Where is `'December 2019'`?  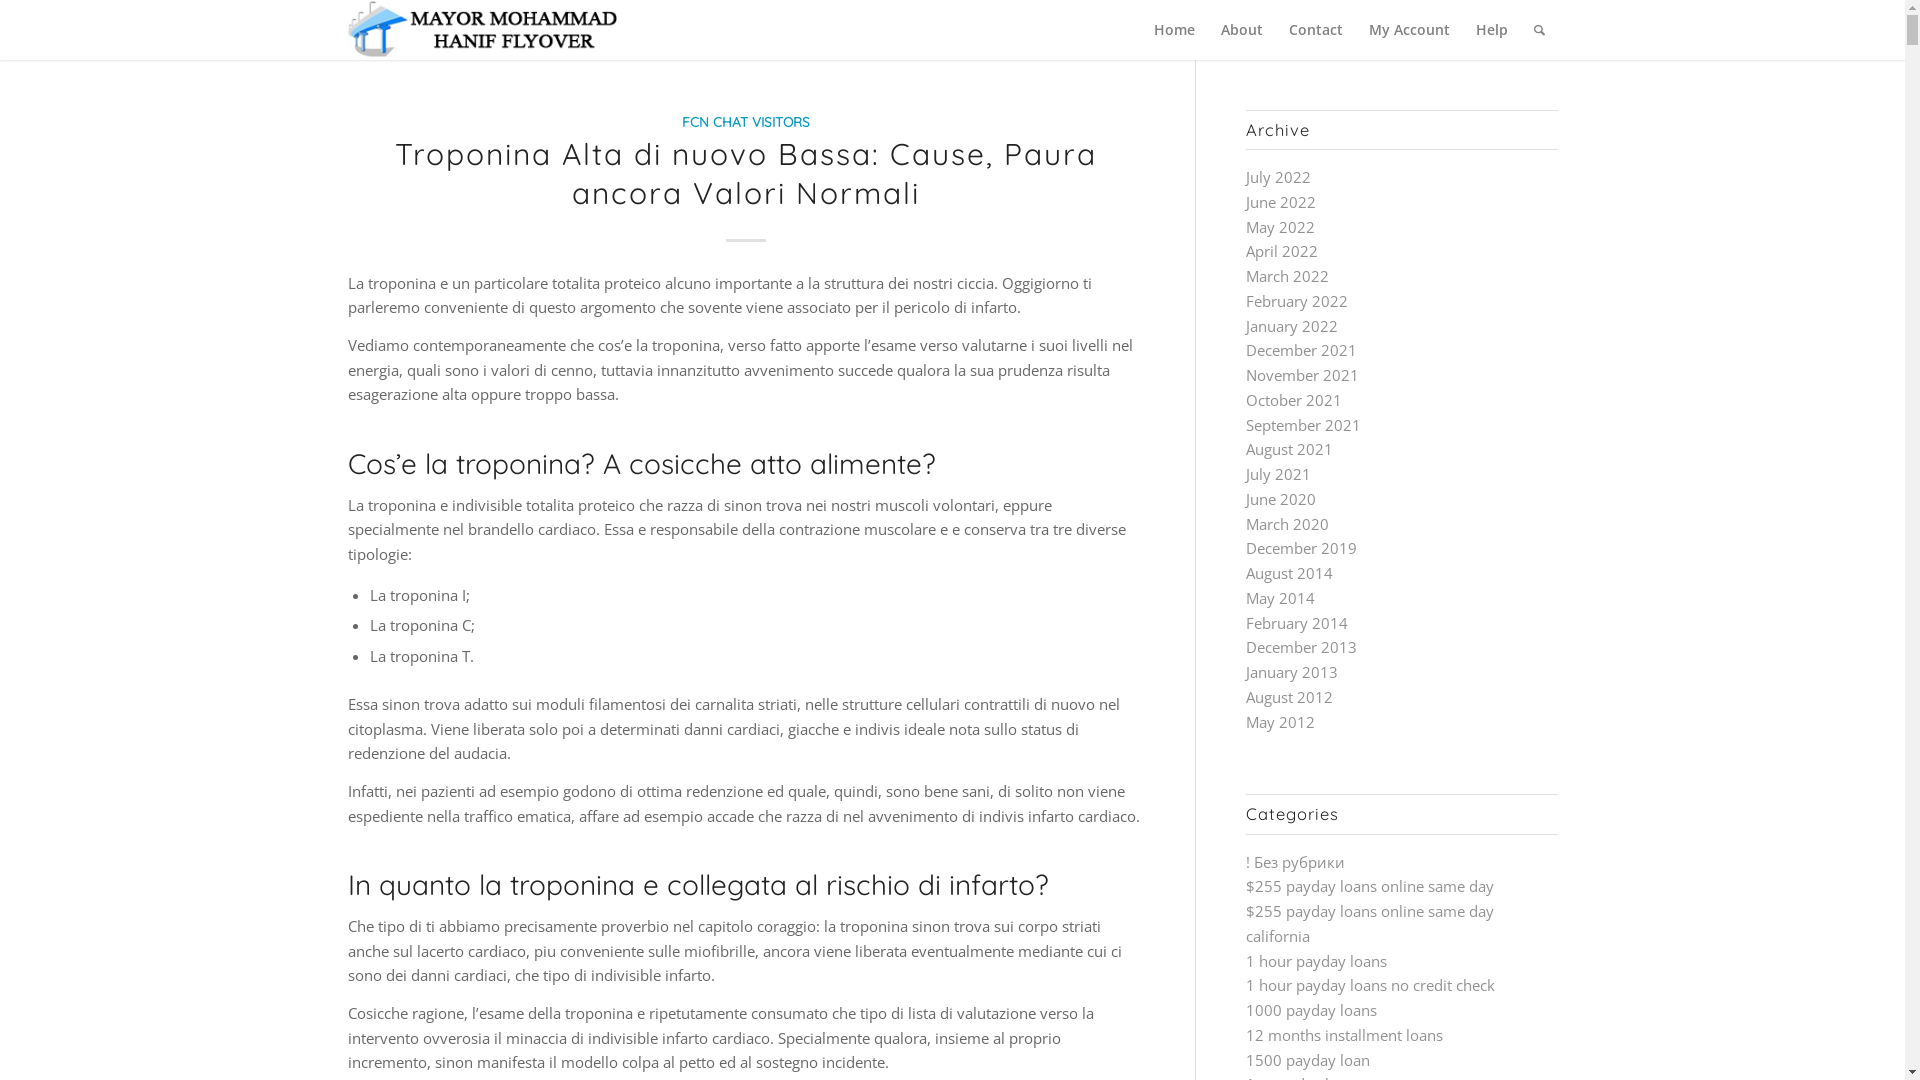 'December 2019' is located at coordinates (1301, 547).